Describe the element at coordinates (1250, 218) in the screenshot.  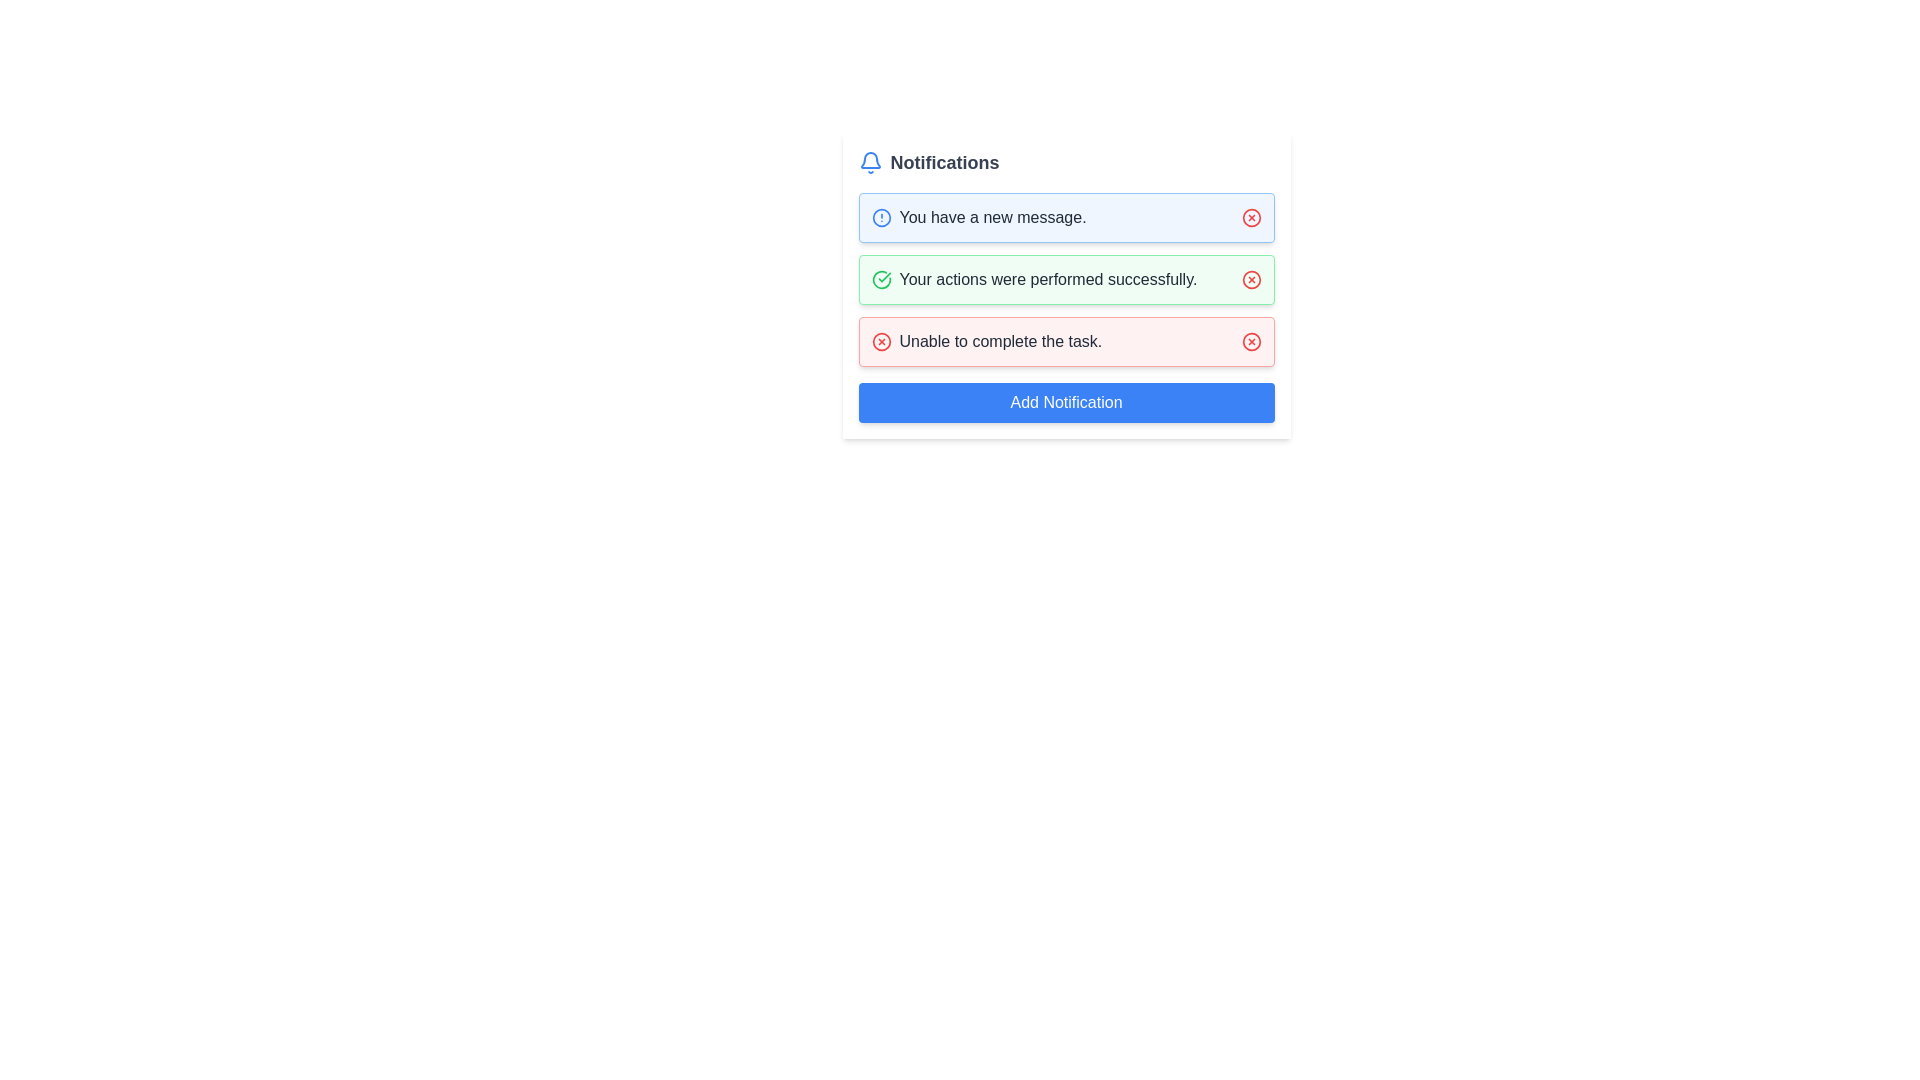
I see `the circular icon (likely a 'close' or 'dismiss' button) located to the immediate right of the text 'You have a new message.' in the first notification item` at that location.